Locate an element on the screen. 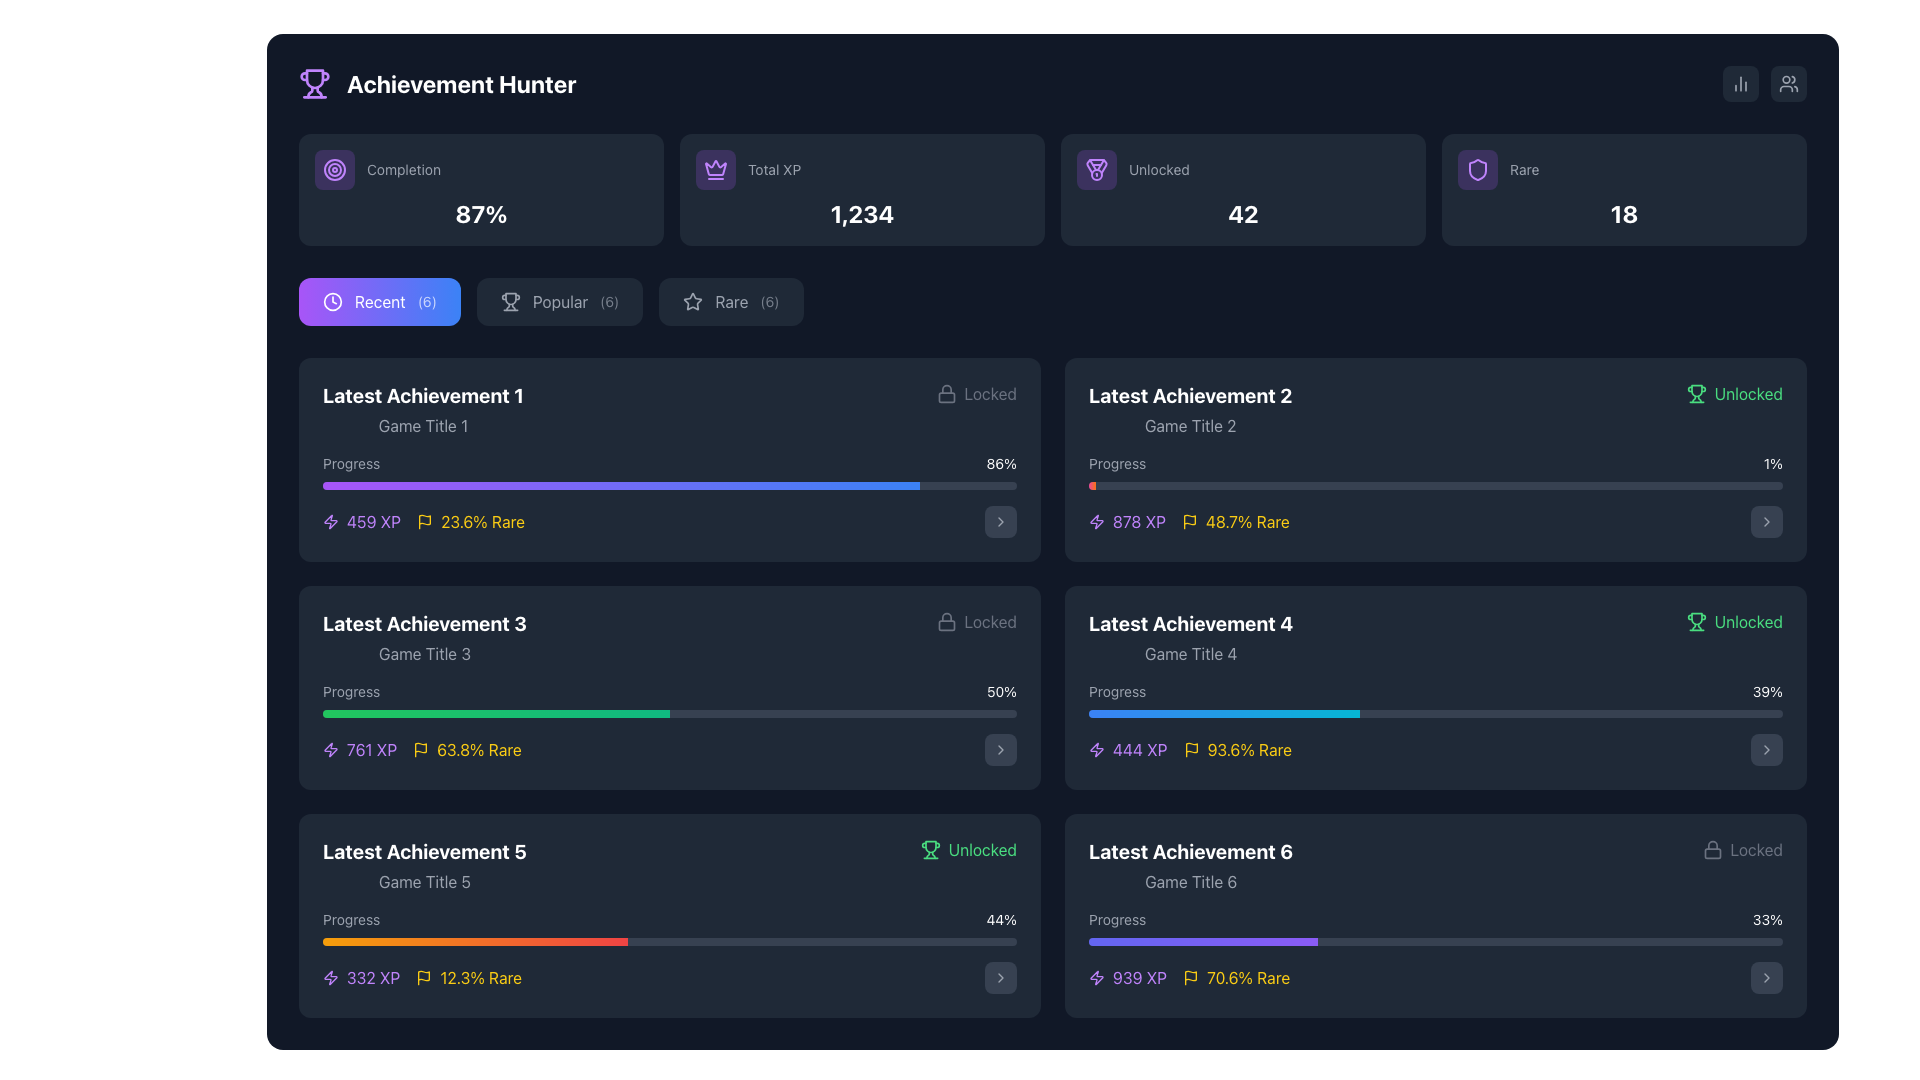 The image size is (1920, 1080). the padlock icon located to the left of the word 'Locked' in the 'Latest Achievement 1' section is located at coordinates (945, 620).